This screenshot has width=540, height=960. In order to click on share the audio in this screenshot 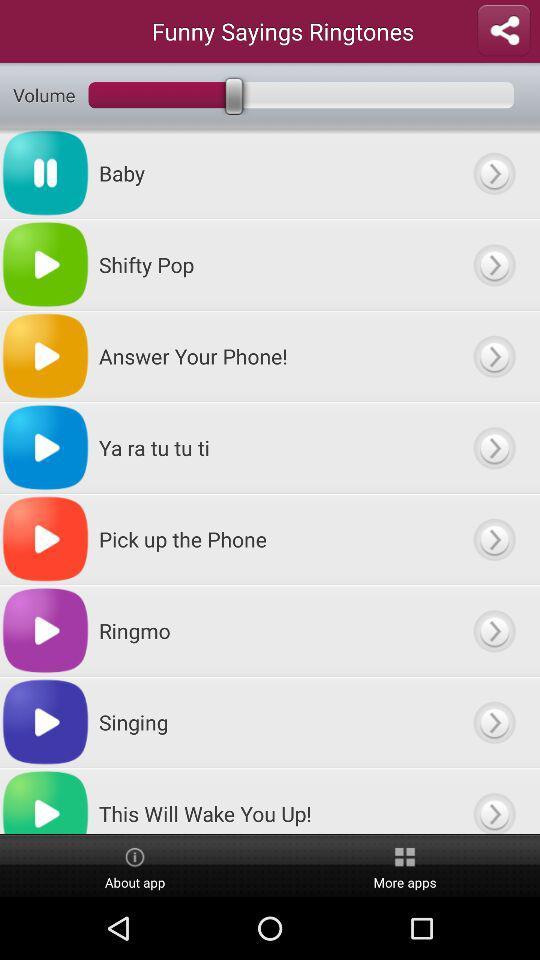, I will do `click(502, 30)`.